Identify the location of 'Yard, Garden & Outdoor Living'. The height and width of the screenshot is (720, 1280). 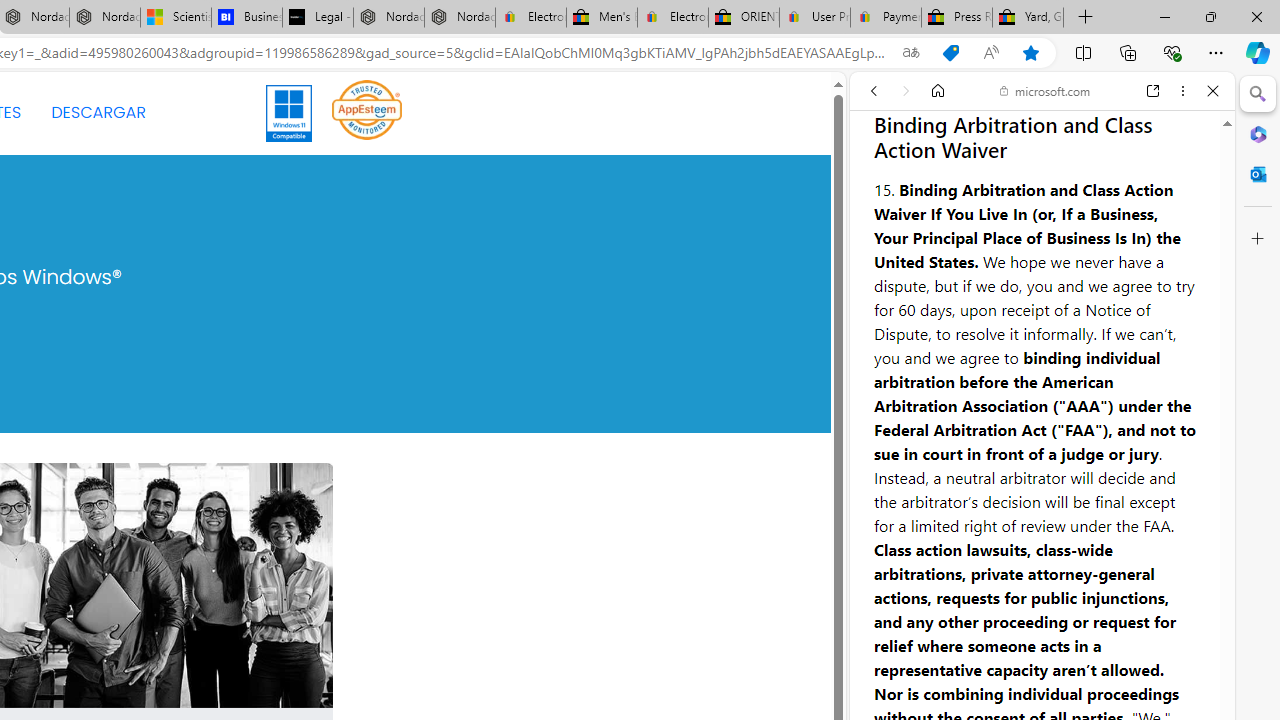
(1028, 17).